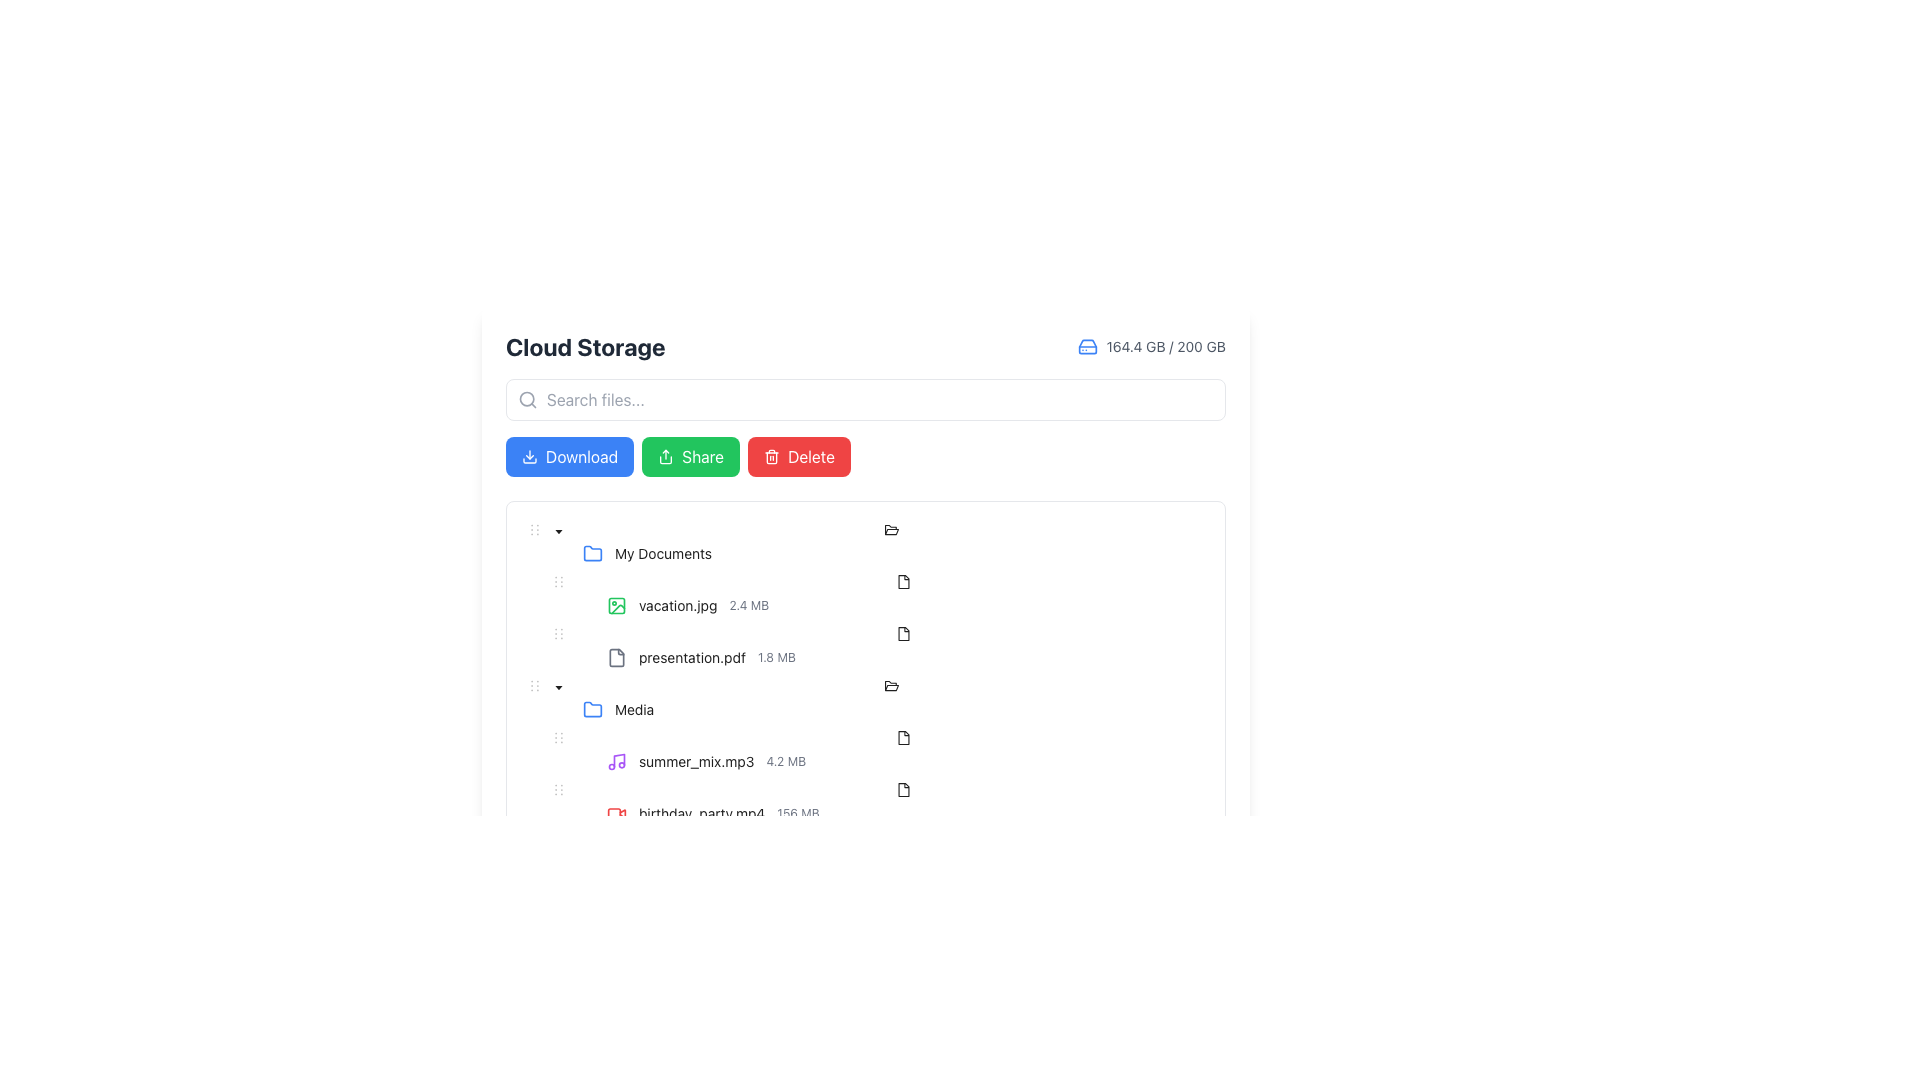  Describe the element at coordinates (692, 658) in the screenshot. I see `the static text label identifying the file 'presentation.pdf' in the cloud storage interface` at that location.